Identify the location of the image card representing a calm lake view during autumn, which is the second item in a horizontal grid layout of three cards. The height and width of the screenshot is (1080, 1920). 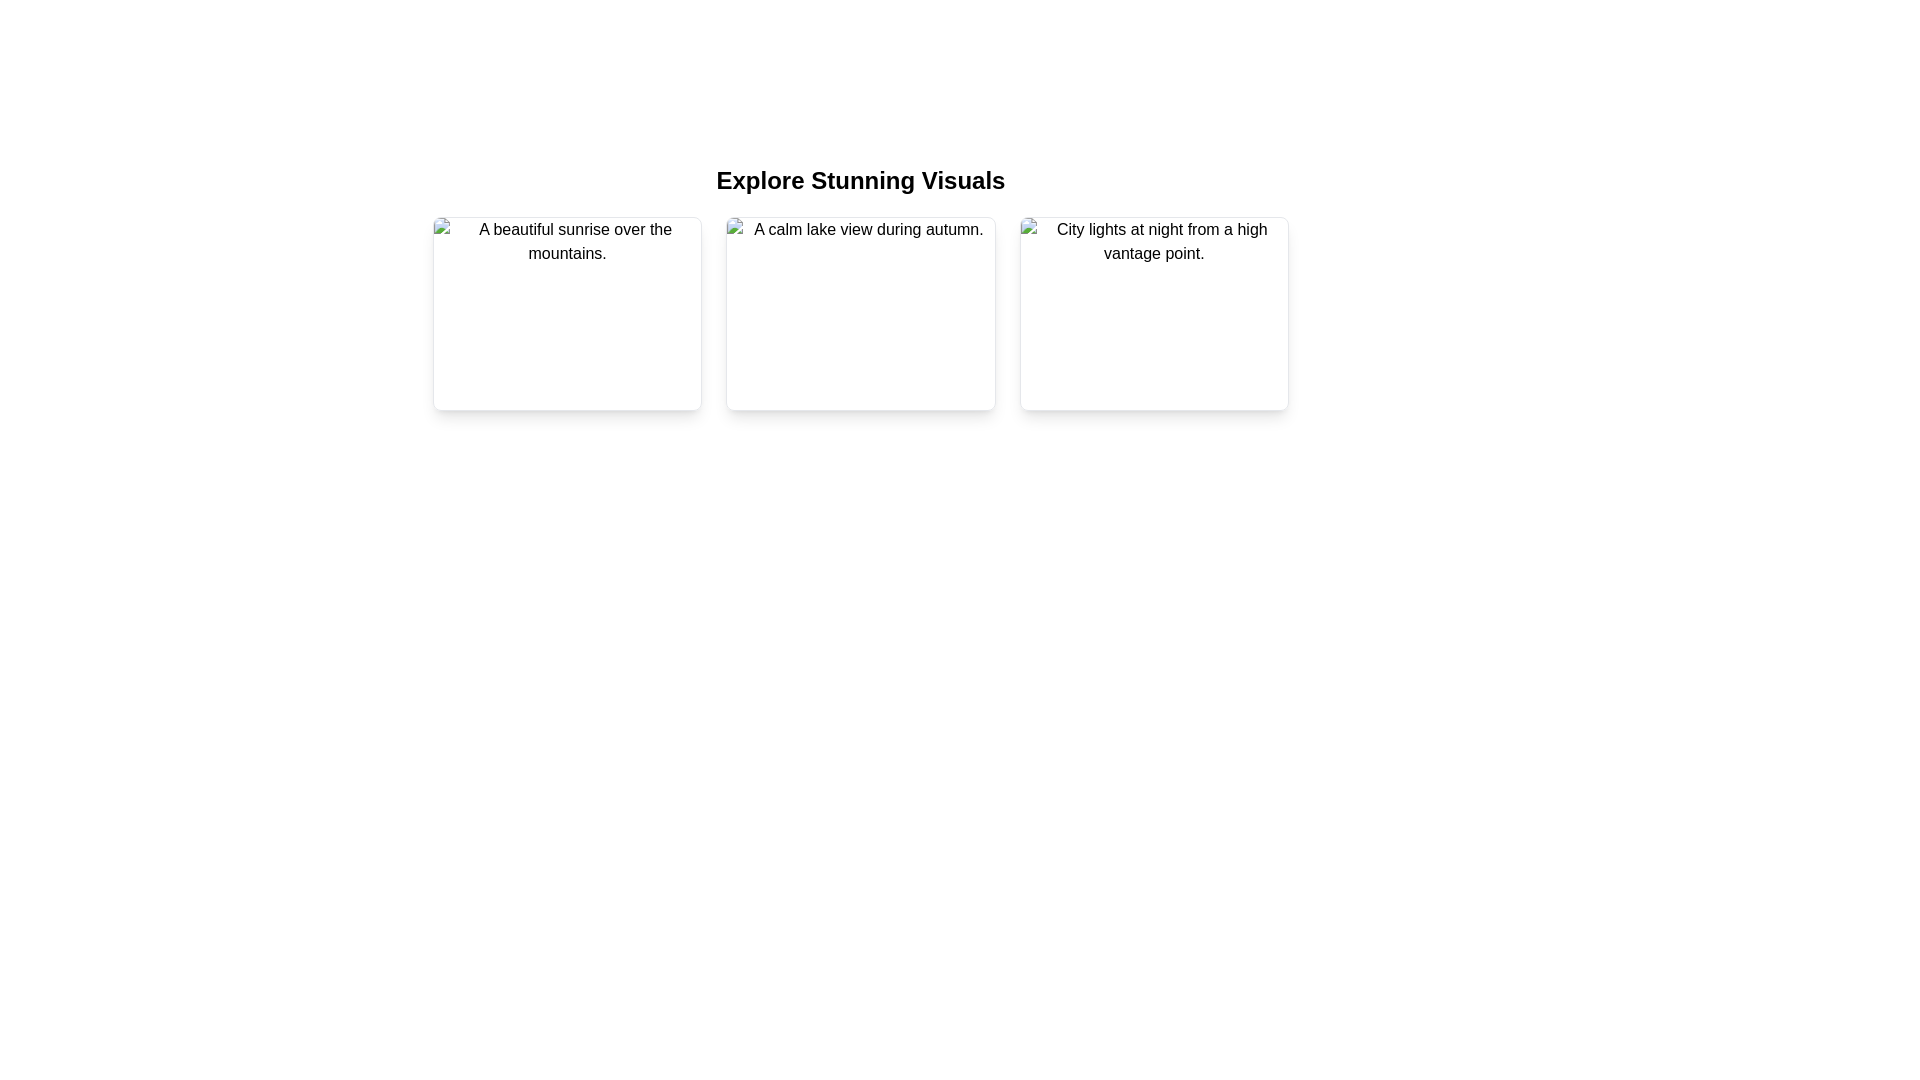
(860, 313).